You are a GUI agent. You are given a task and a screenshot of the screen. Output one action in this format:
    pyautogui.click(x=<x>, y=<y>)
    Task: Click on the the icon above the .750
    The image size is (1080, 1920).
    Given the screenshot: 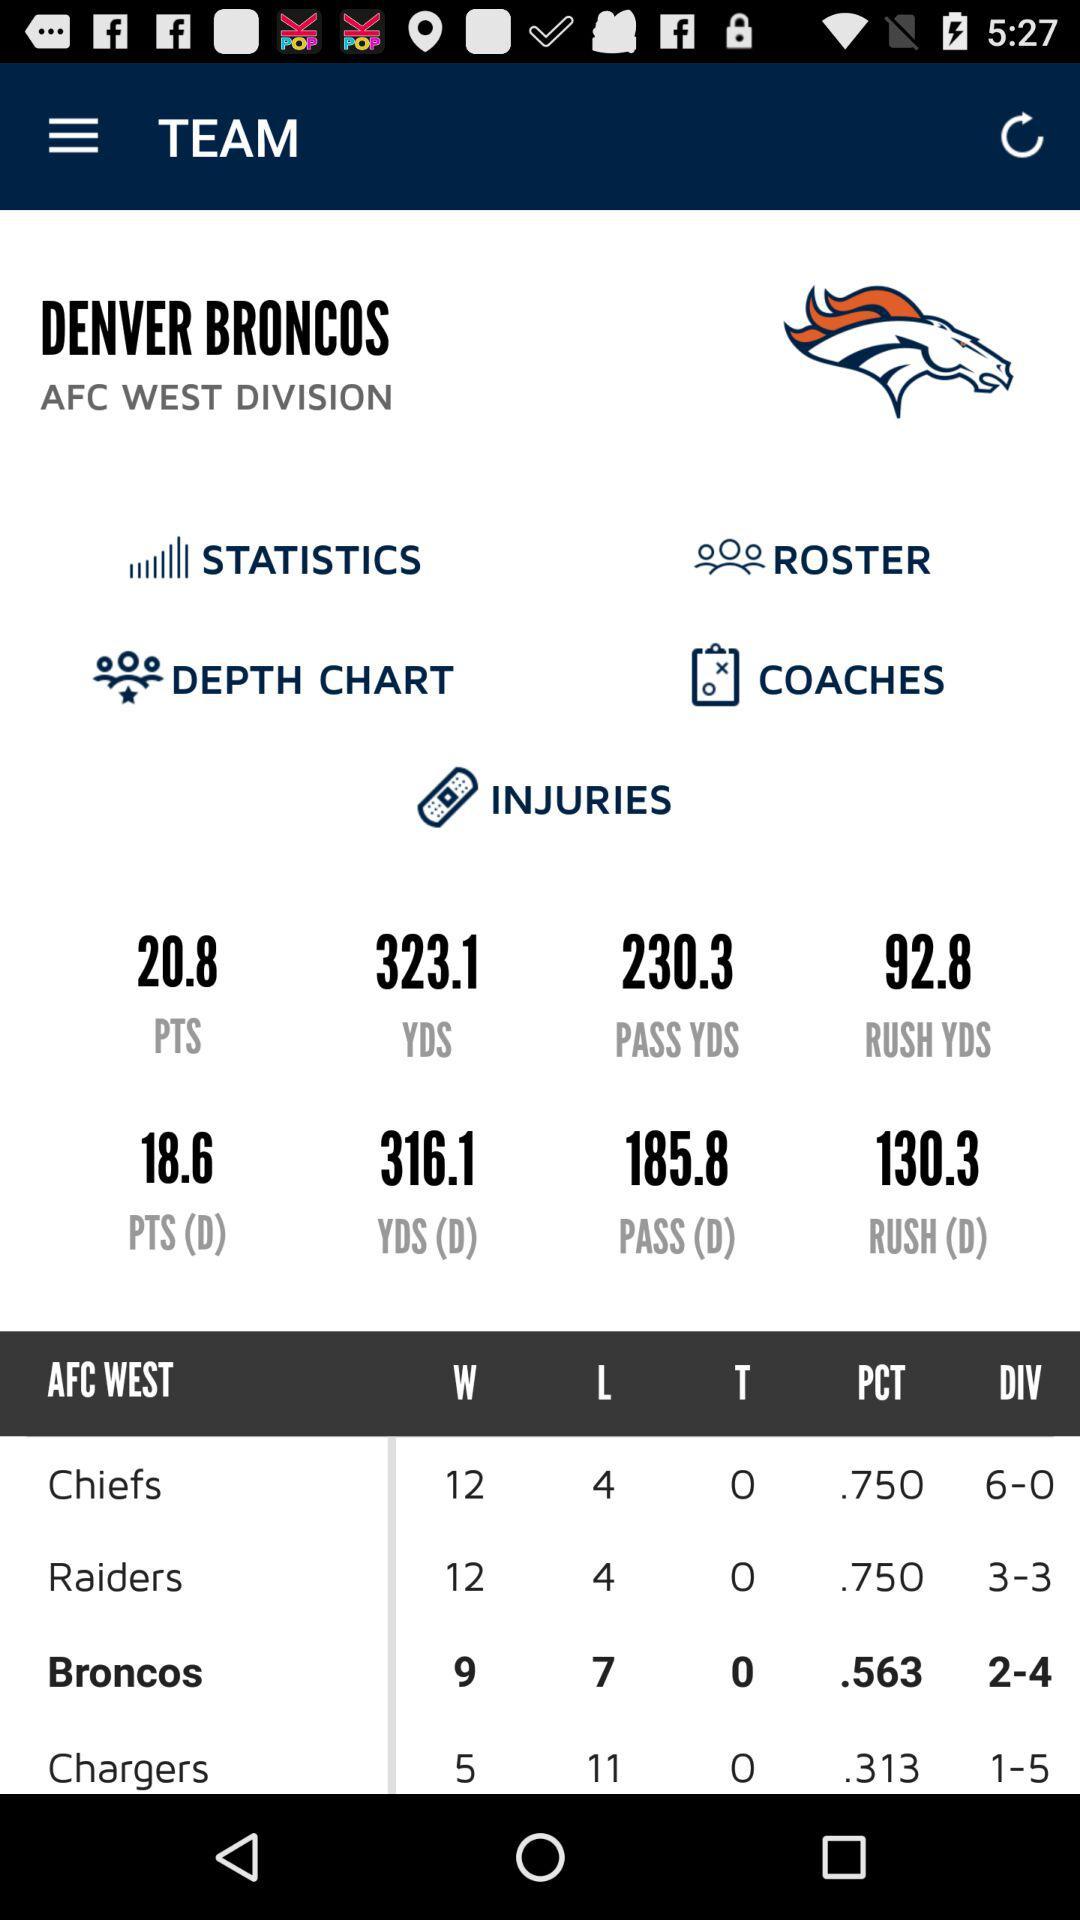 What is the action you would take?
    pyautogui.click(x=1002, y=1382)
    